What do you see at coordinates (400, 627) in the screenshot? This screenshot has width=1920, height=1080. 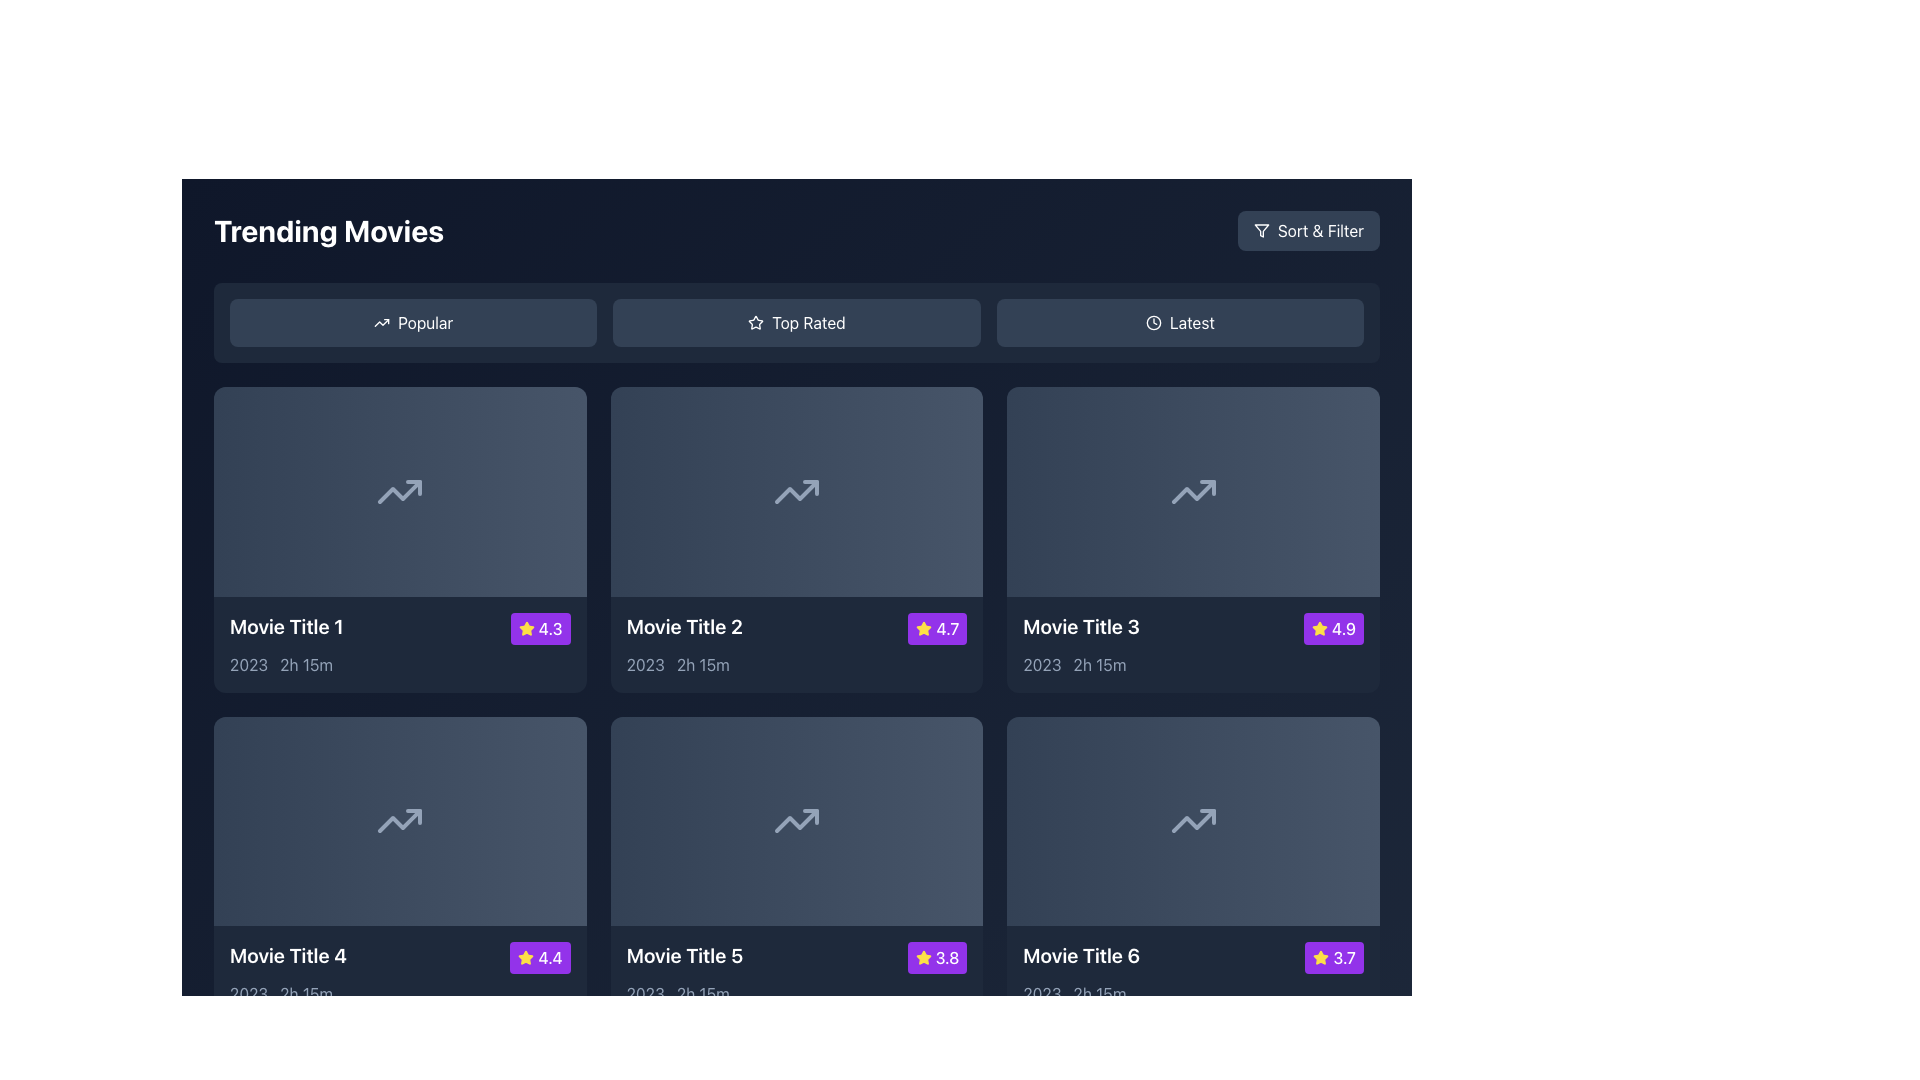 I see `the rating section of the List item titled 'Movie Title 1'` at bounding box center [400, 627].